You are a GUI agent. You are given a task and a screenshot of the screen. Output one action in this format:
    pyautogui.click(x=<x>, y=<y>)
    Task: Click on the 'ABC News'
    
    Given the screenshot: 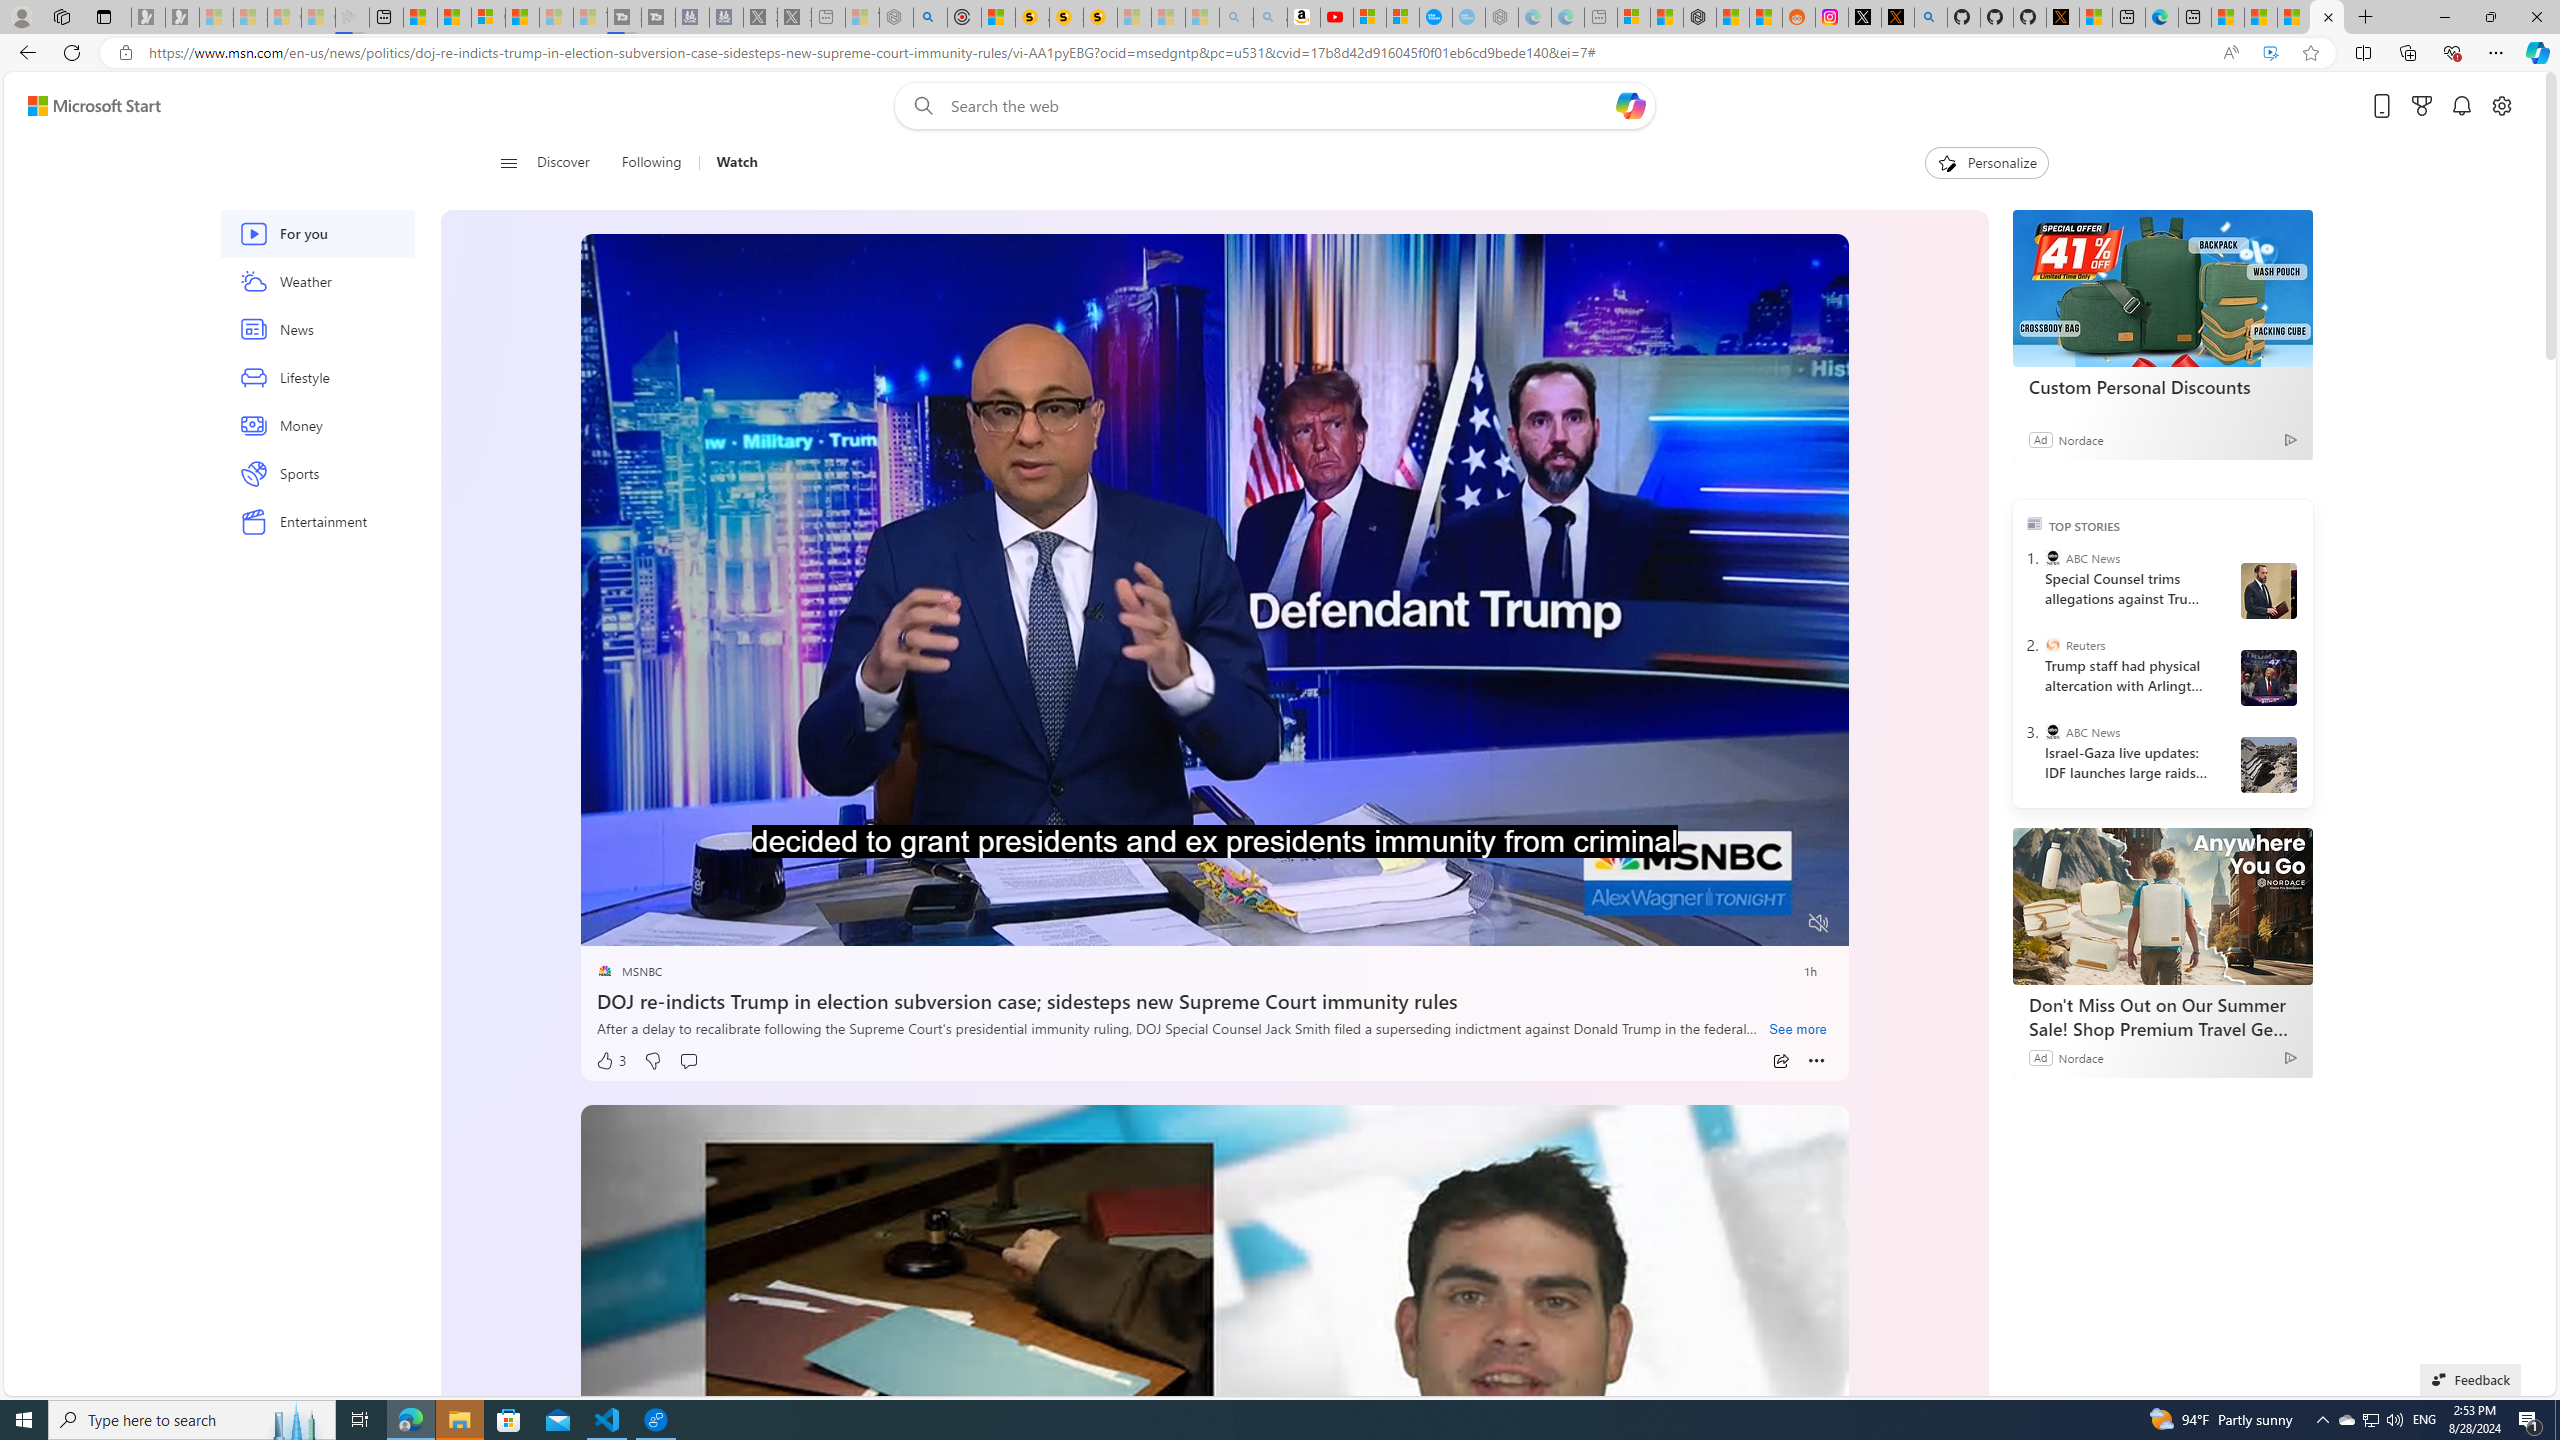 What is the action you would take?
    pyautogui.click(x=2053, y=731)
    